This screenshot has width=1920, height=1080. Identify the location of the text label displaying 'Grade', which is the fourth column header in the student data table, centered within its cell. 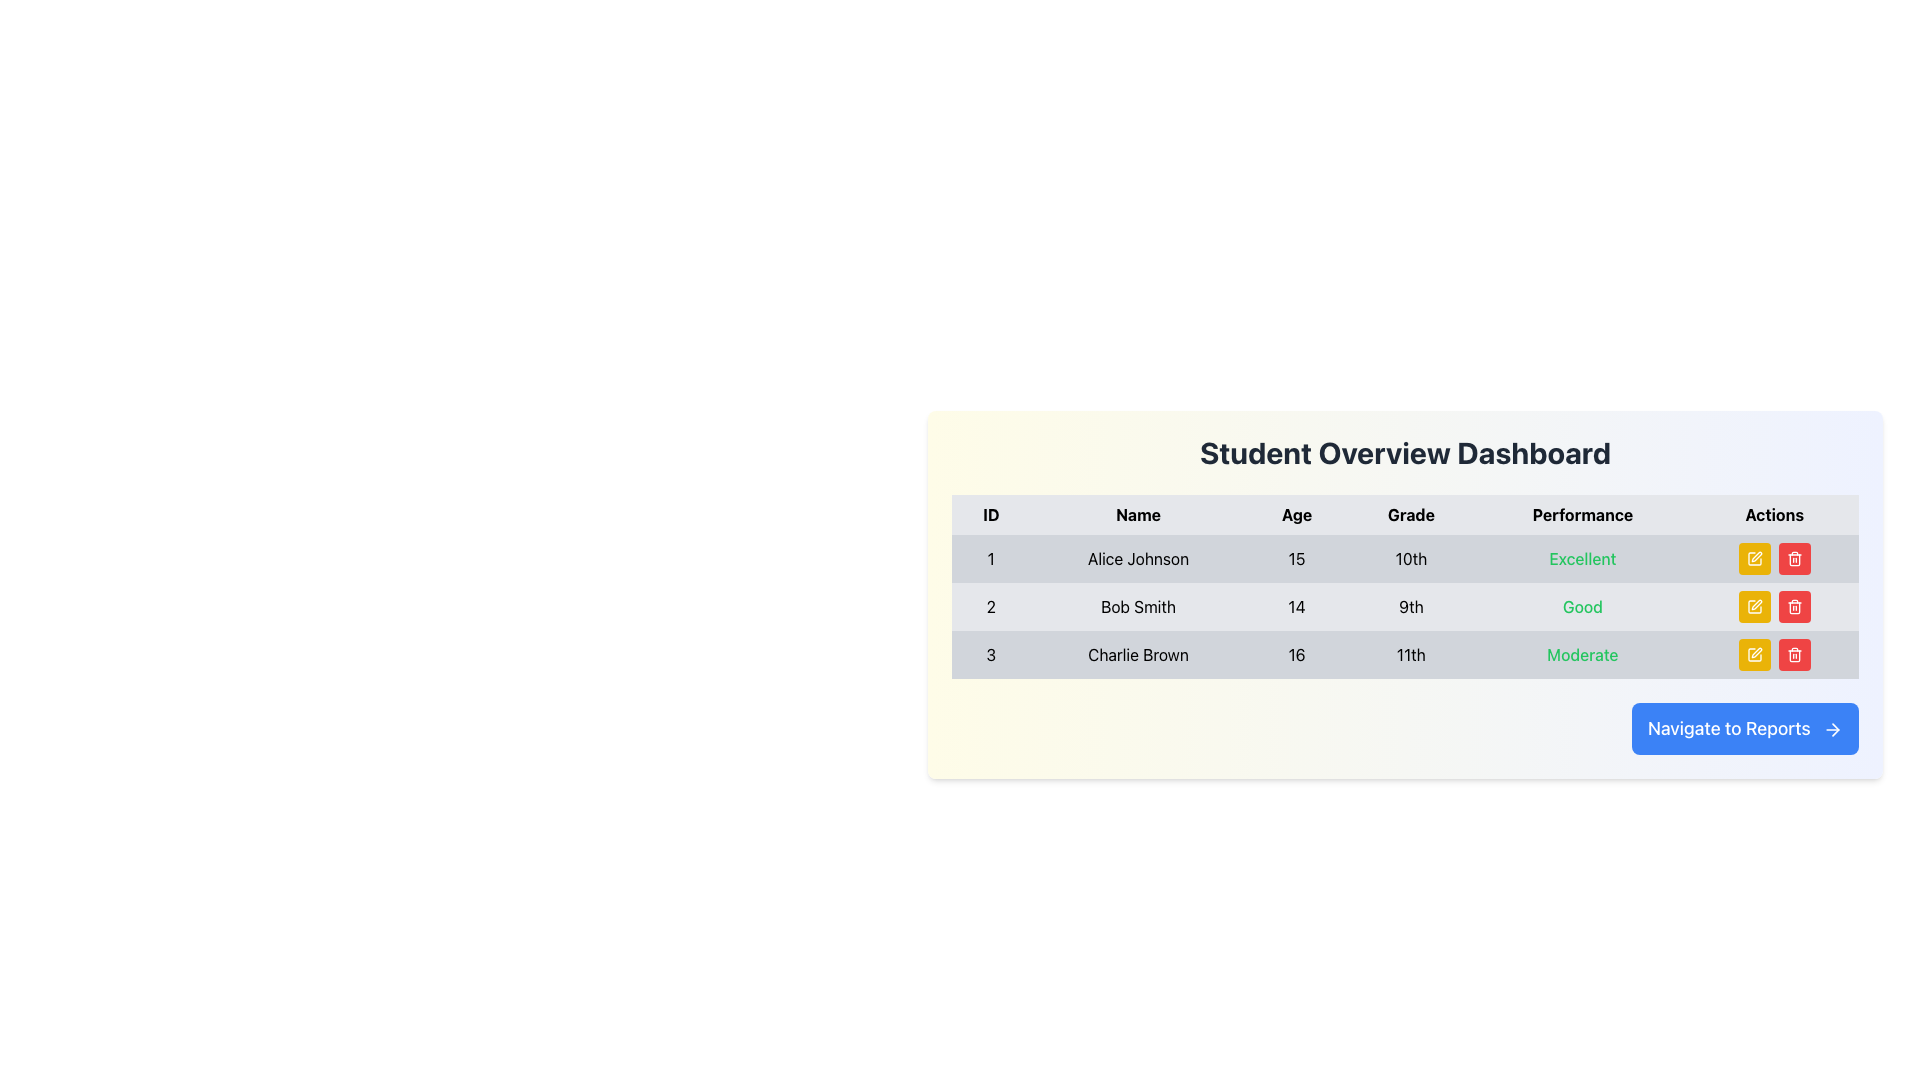
(1410, 514).